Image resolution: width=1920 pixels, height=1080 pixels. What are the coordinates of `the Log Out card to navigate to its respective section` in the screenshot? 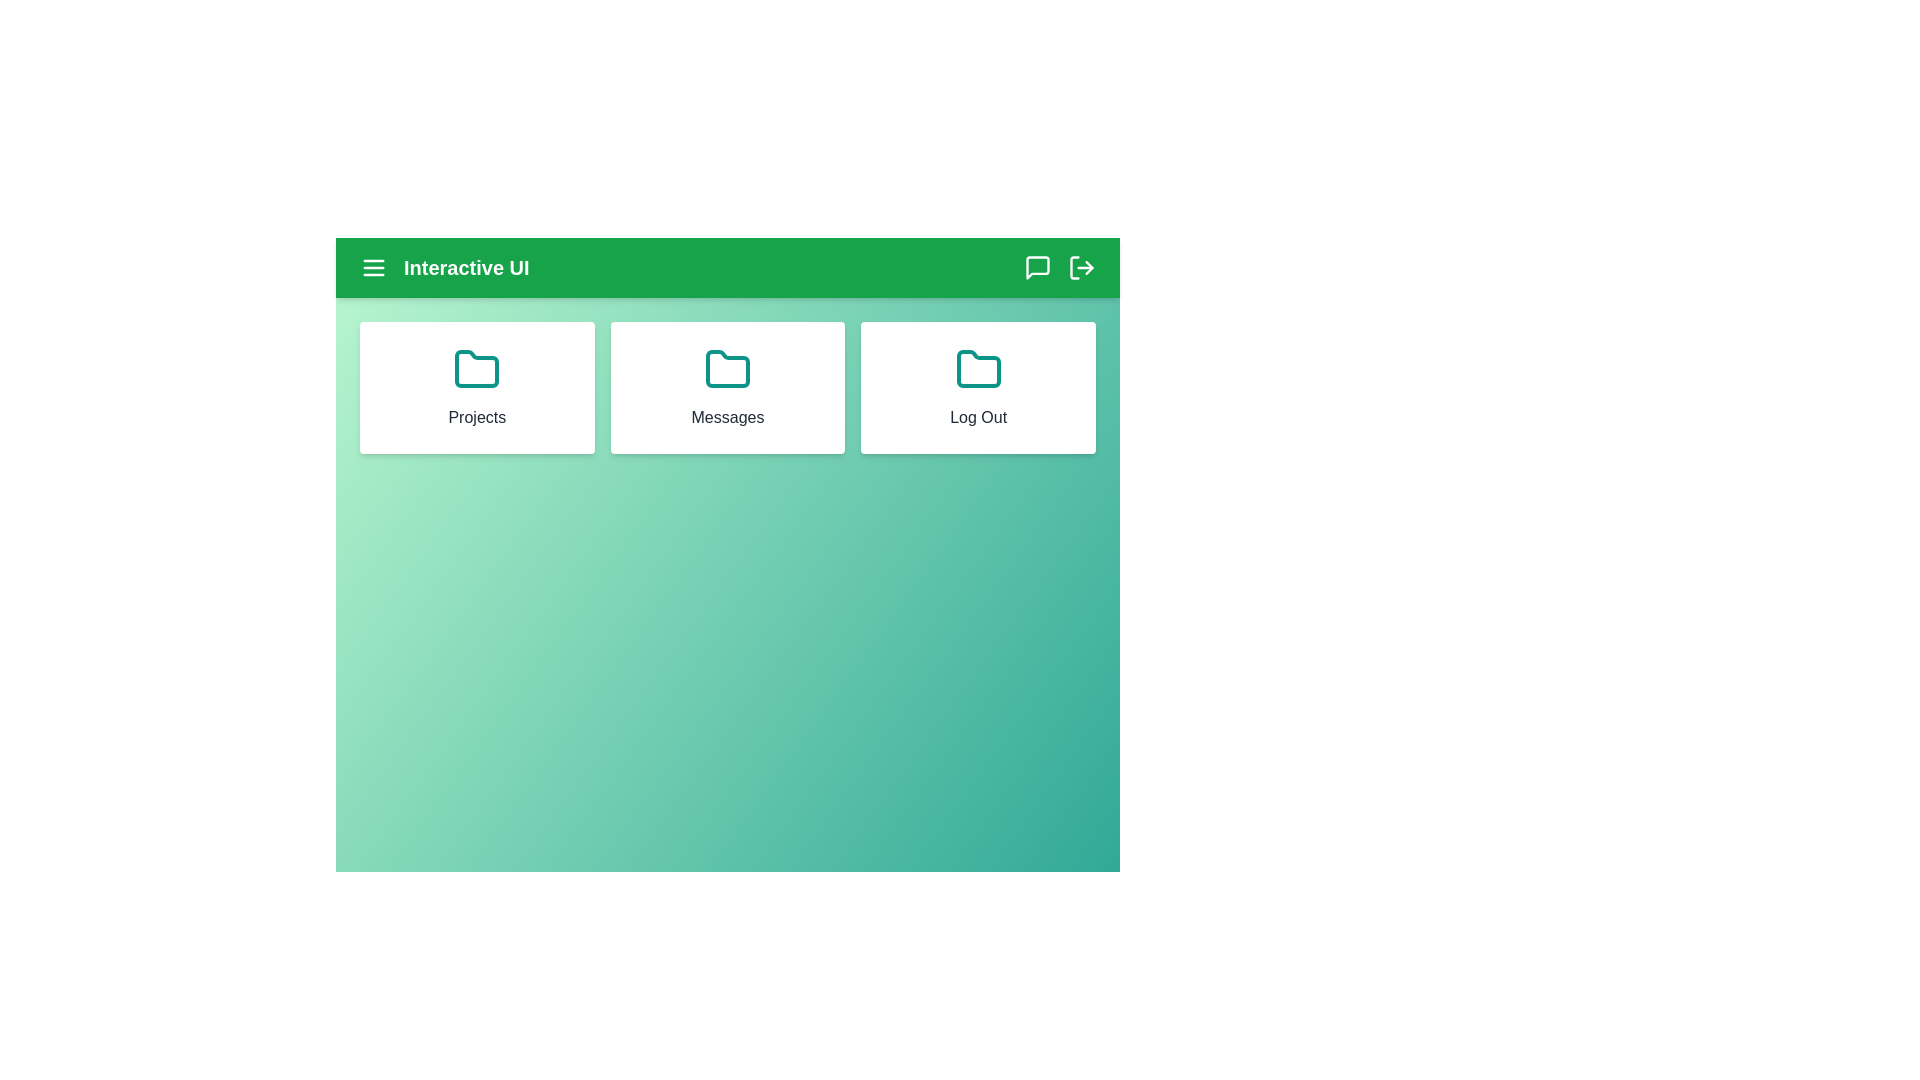 It's located at (979, 388).